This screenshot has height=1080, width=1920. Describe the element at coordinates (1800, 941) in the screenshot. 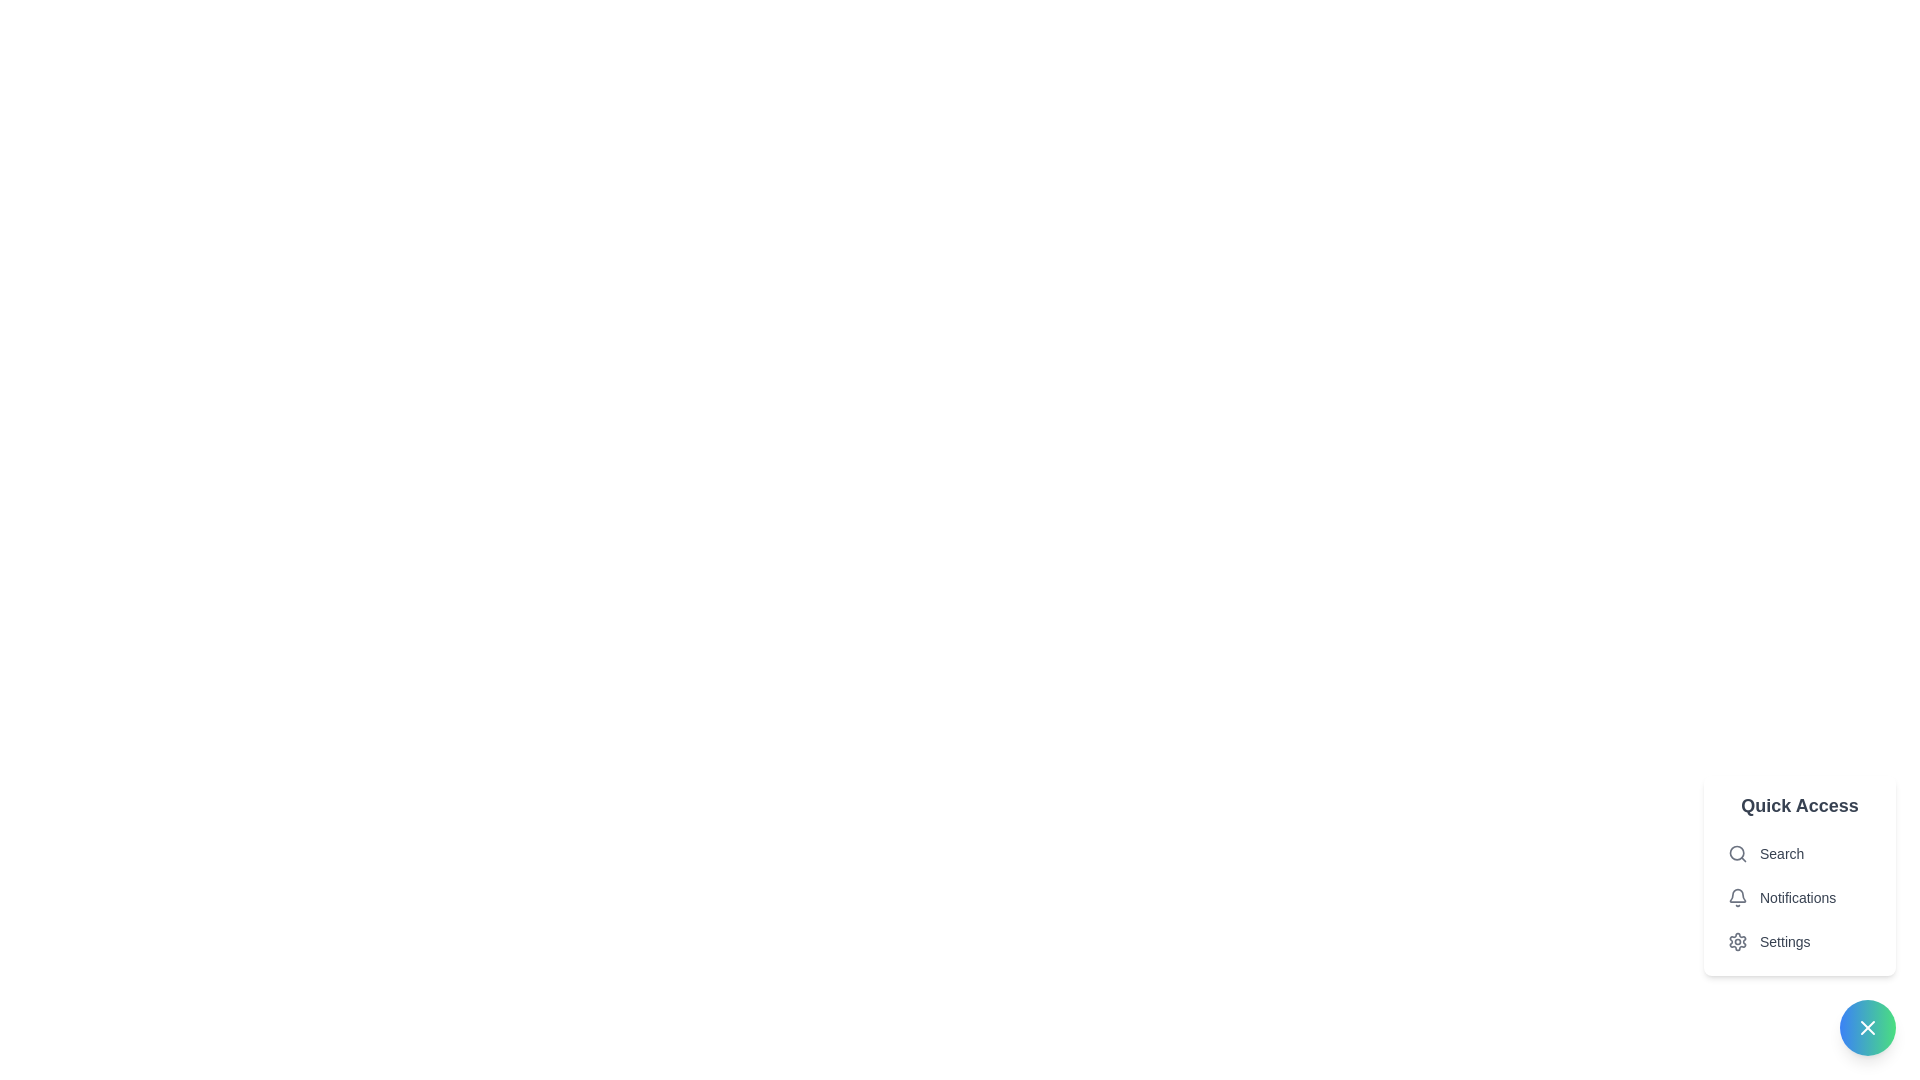

I see `the 'Settings' button-like list item with a cog icon` at that location.